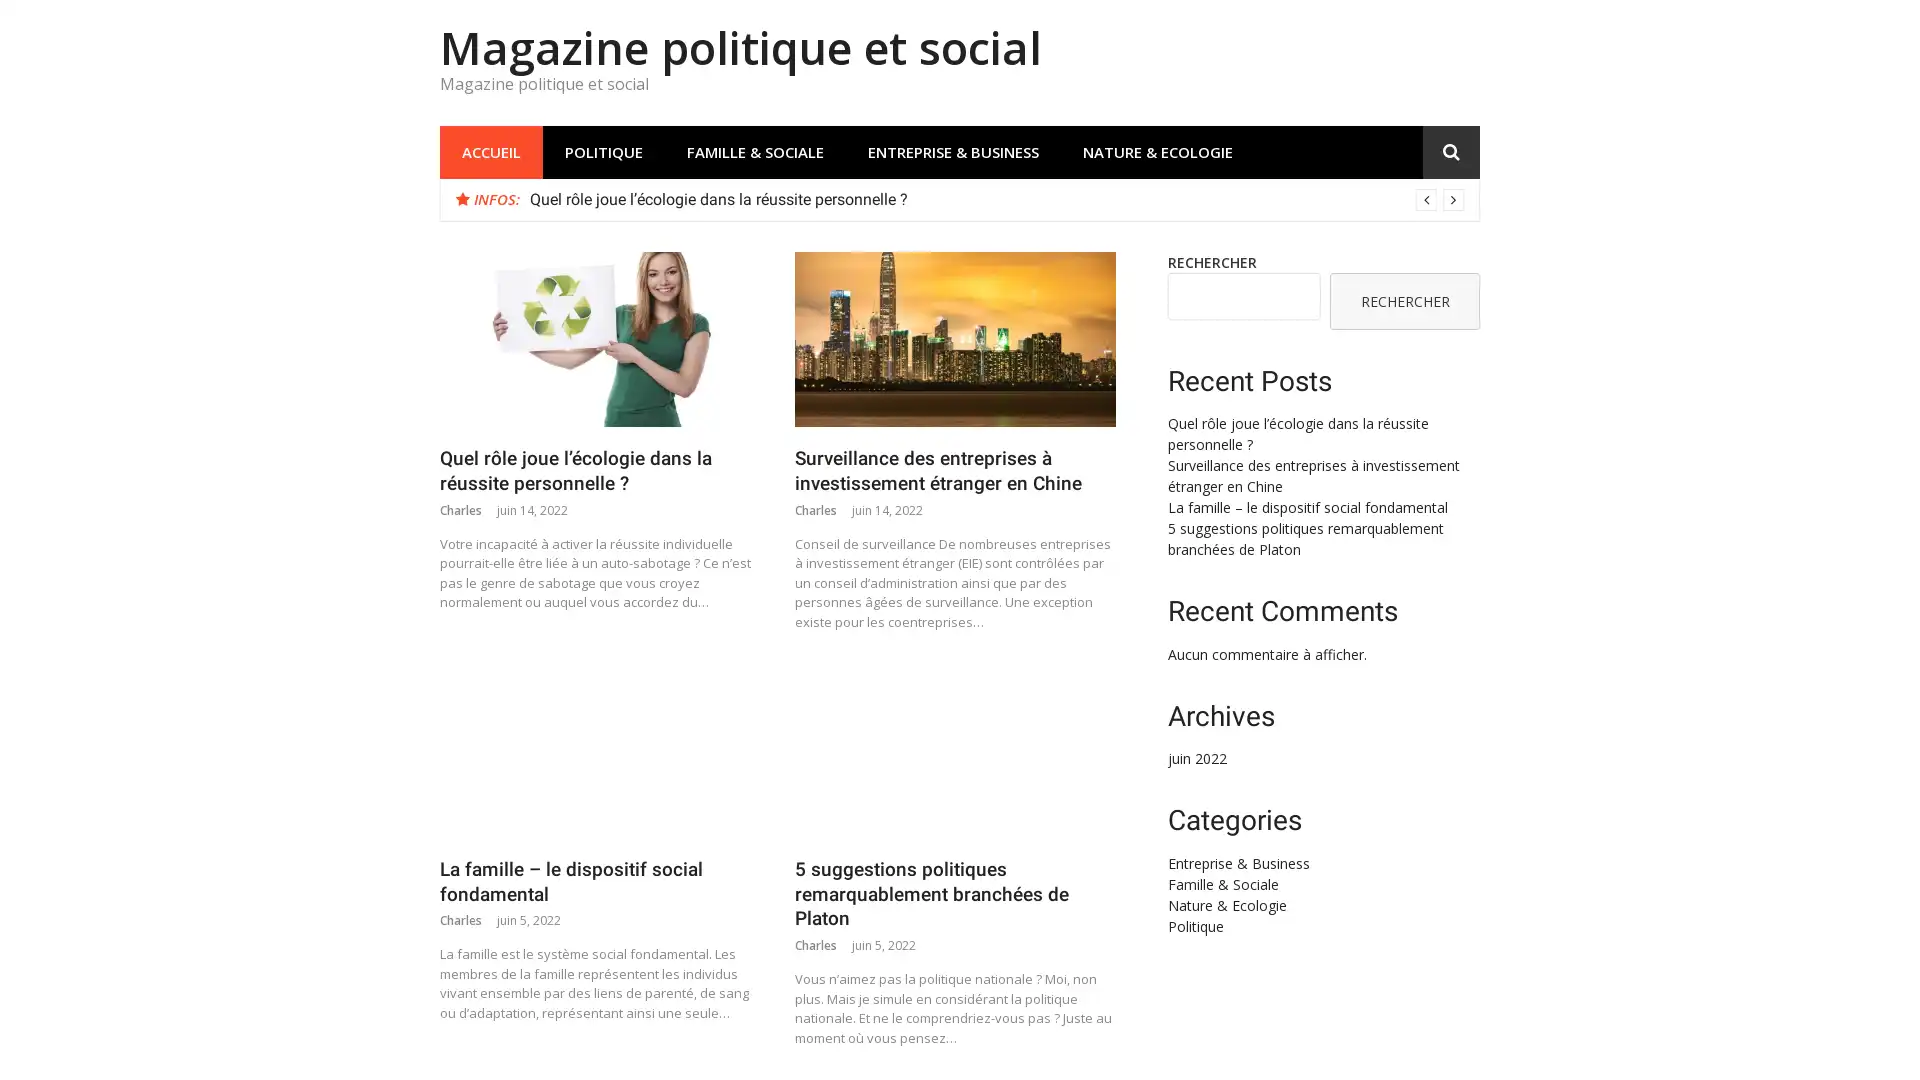 The height and width of the screenshot is (1080, 1920). I want to click on RECHERCHER, so click(1404, 300).